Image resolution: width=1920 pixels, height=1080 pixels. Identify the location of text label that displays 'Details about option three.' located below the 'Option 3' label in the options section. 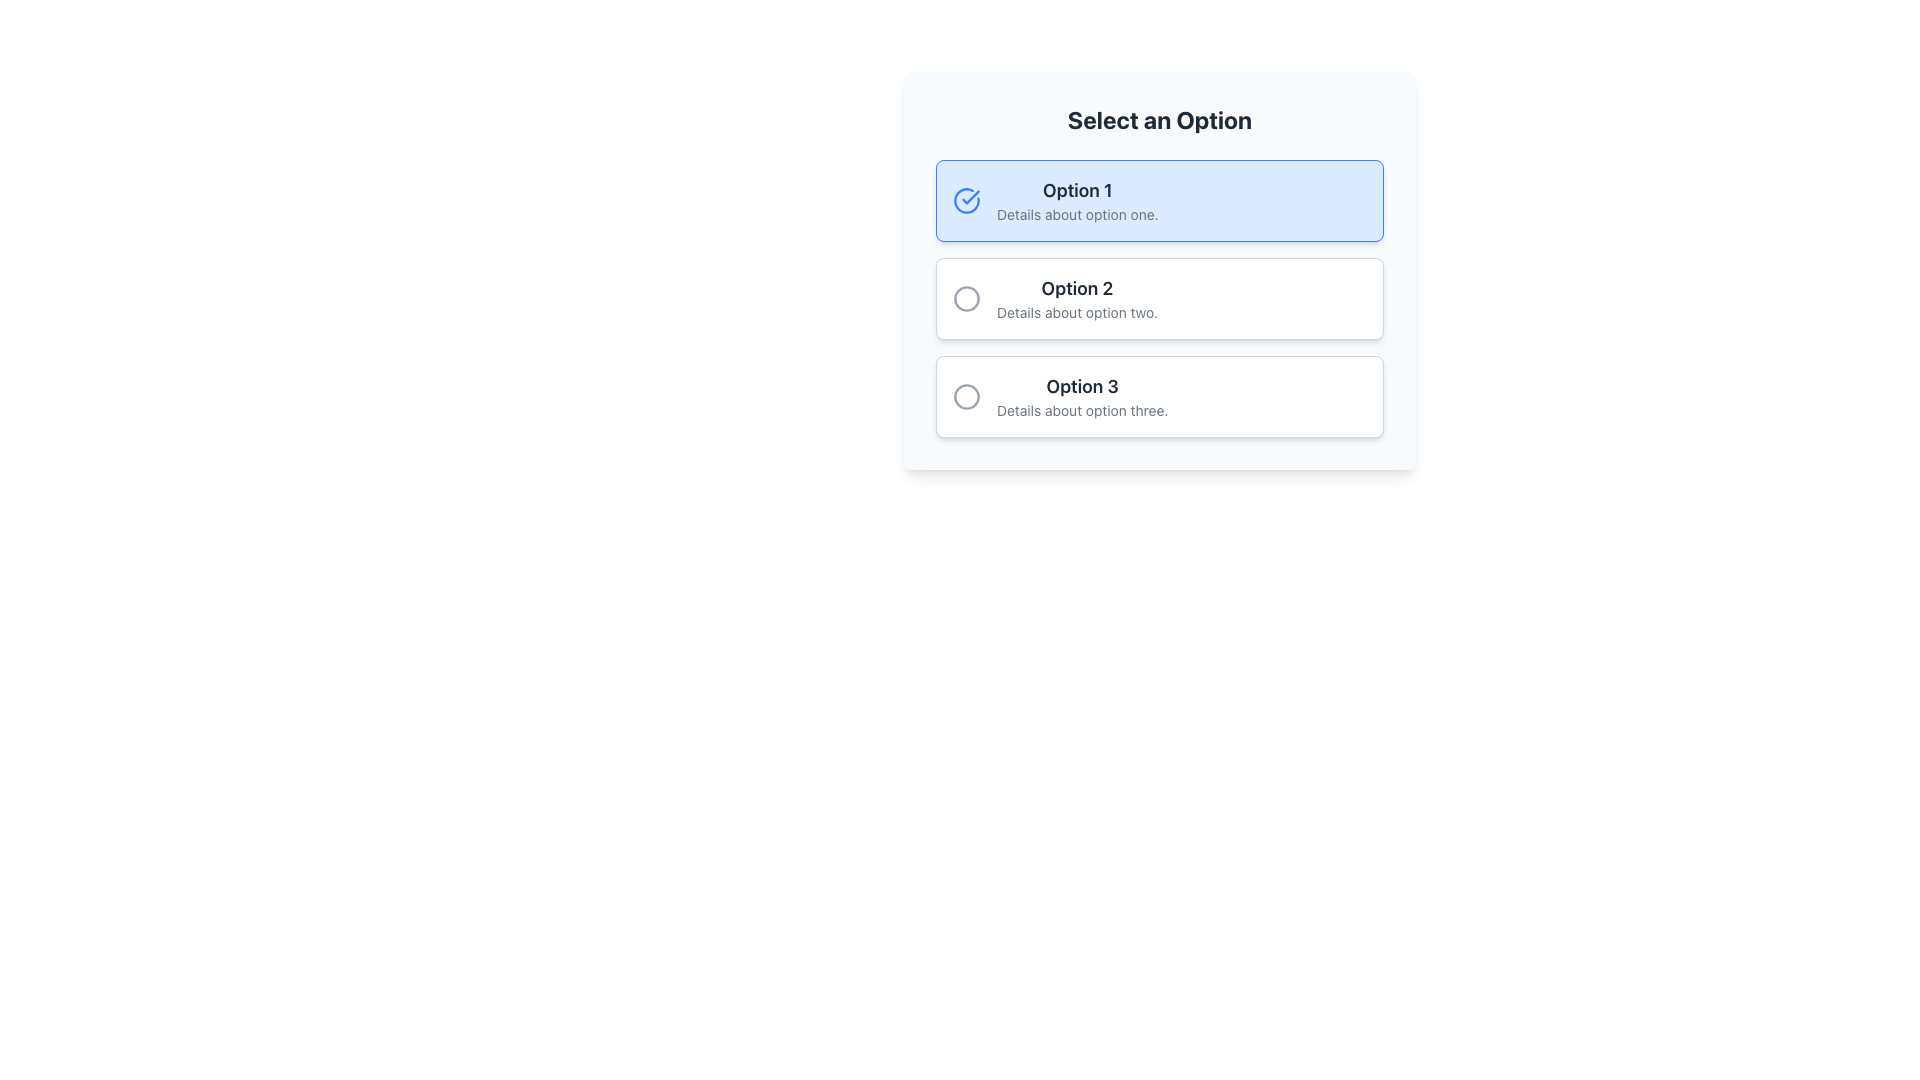
(1081, 410).